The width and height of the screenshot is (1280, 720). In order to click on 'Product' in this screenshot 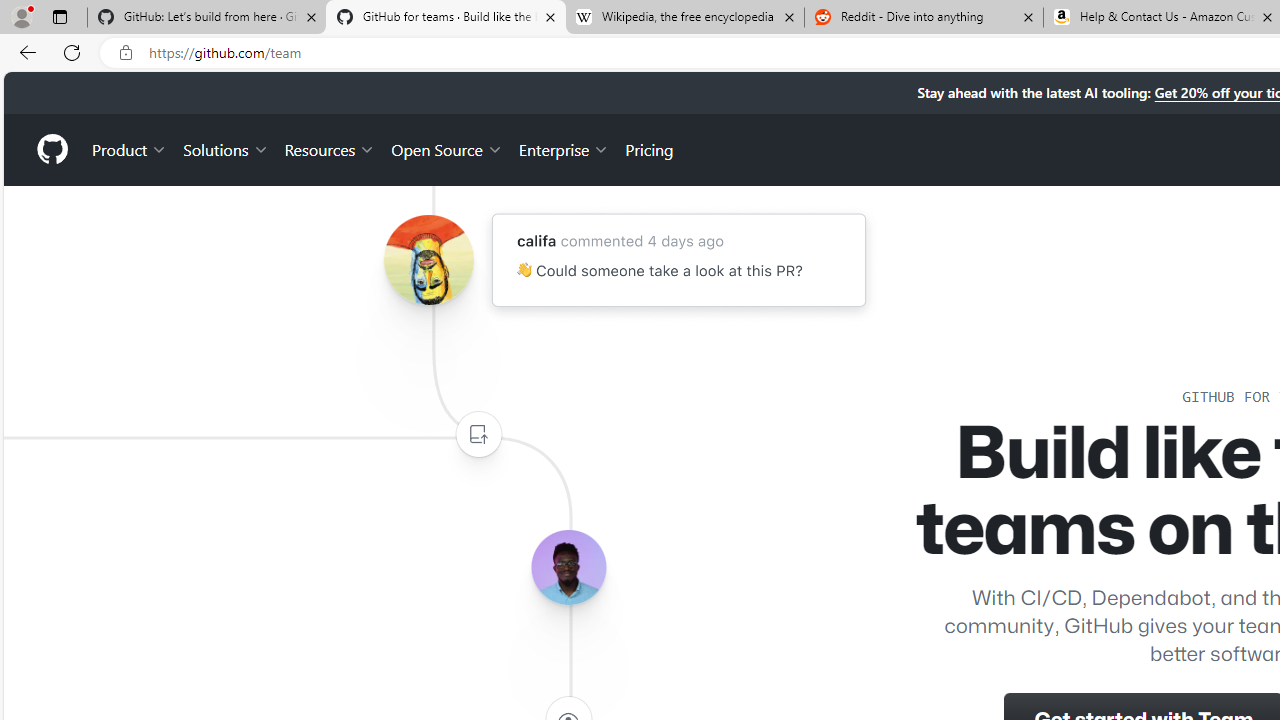, I will do `click(129, 148)`.